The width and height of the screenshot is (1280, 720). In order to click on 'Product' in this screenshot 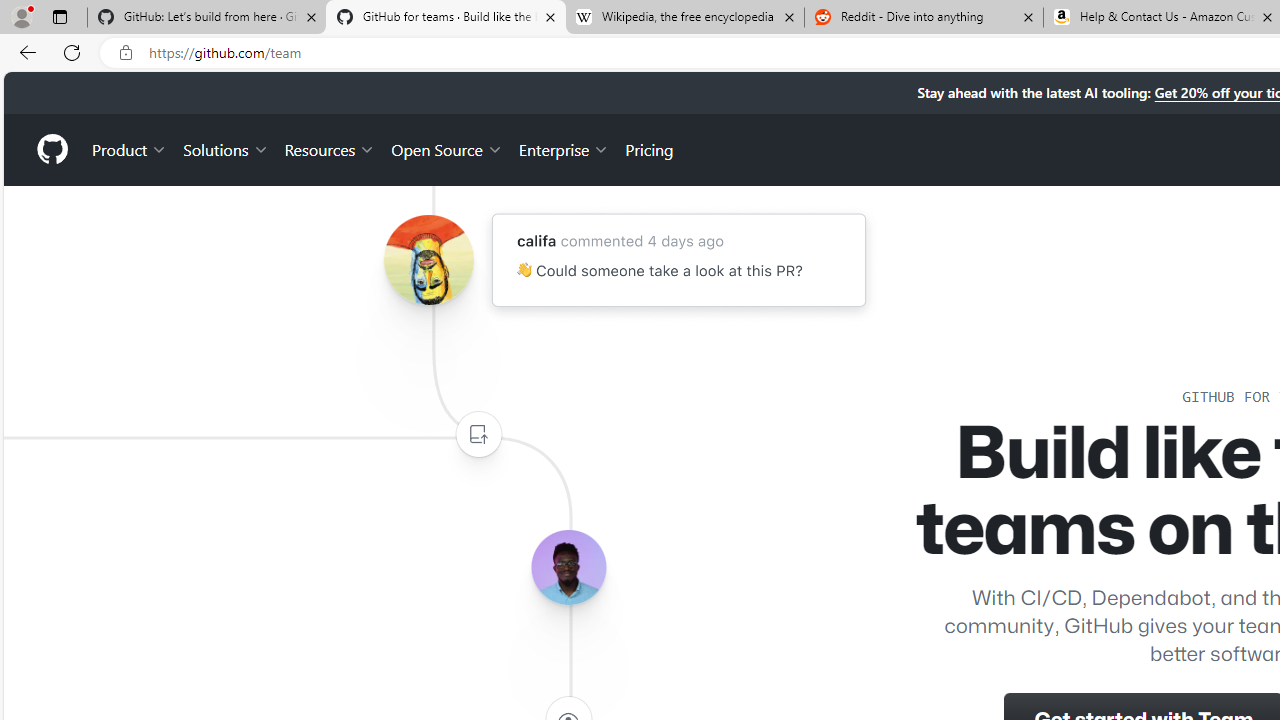, I will do `click(129, 148)`.